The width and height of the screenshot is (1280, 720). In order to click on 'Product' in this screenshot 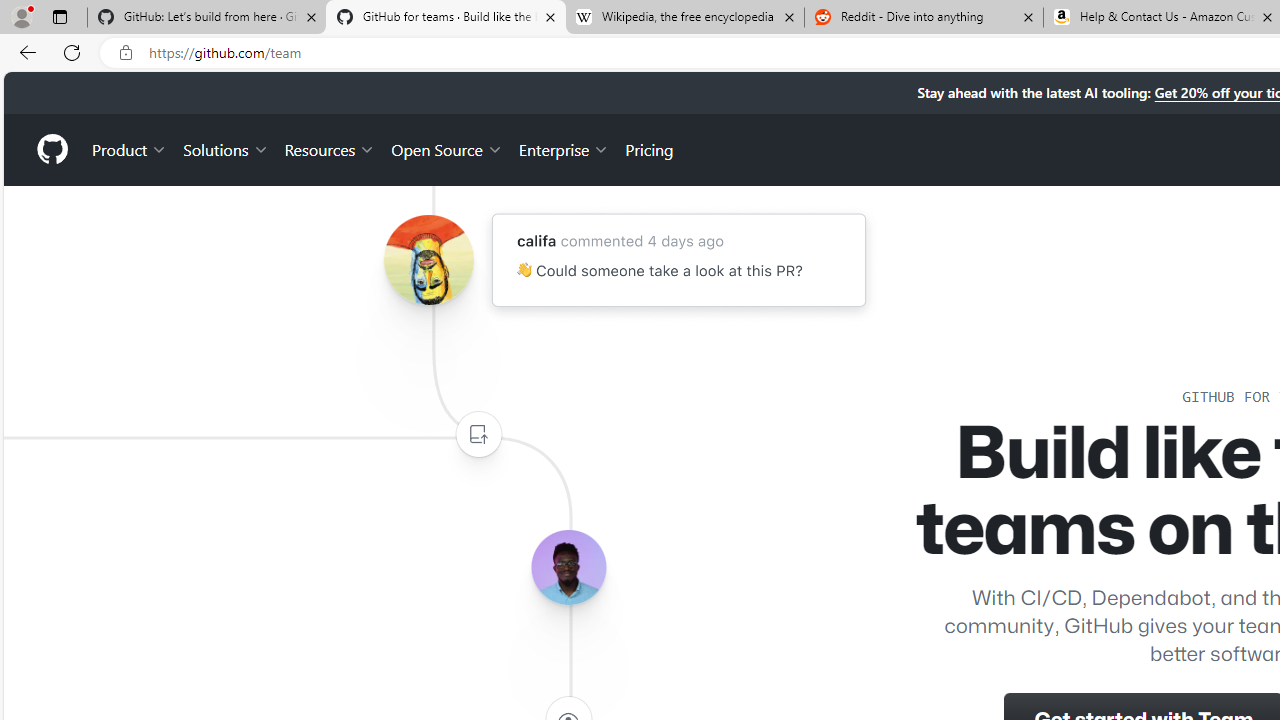, I will do `click(129, 148)`.